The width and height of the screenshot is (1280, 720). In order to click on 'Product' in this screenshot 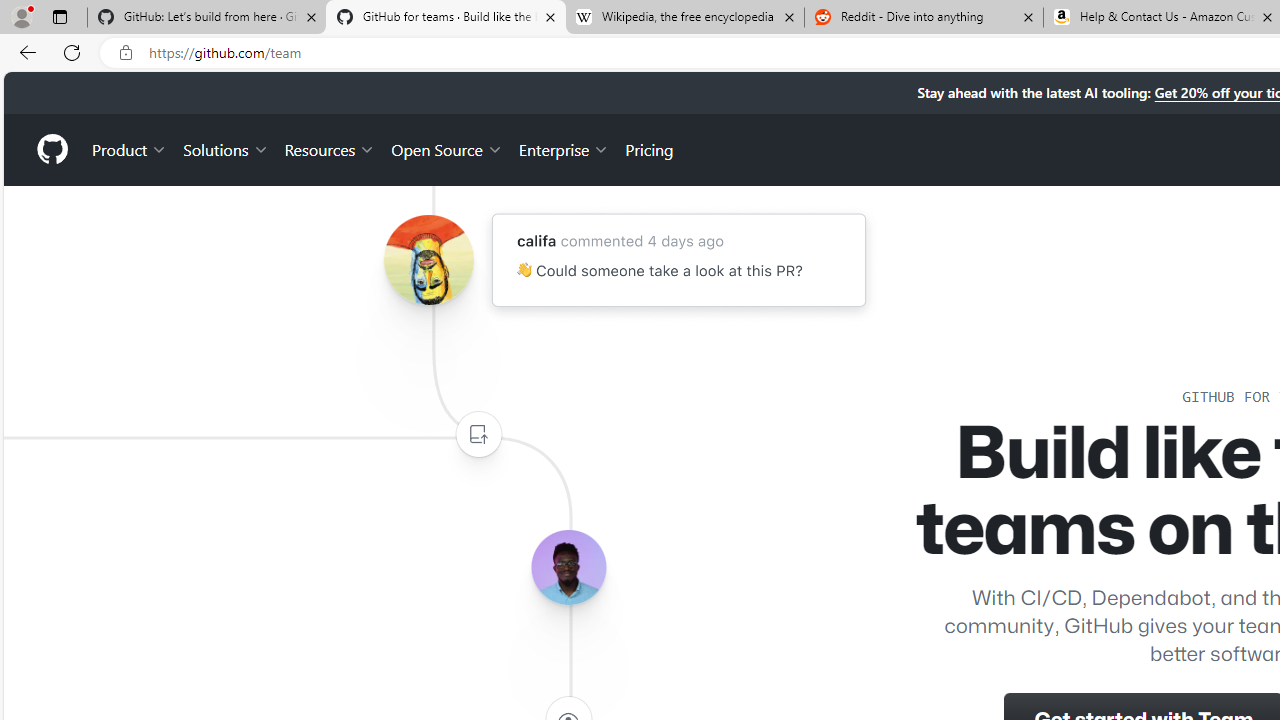, I will do `click(129, 148)`.